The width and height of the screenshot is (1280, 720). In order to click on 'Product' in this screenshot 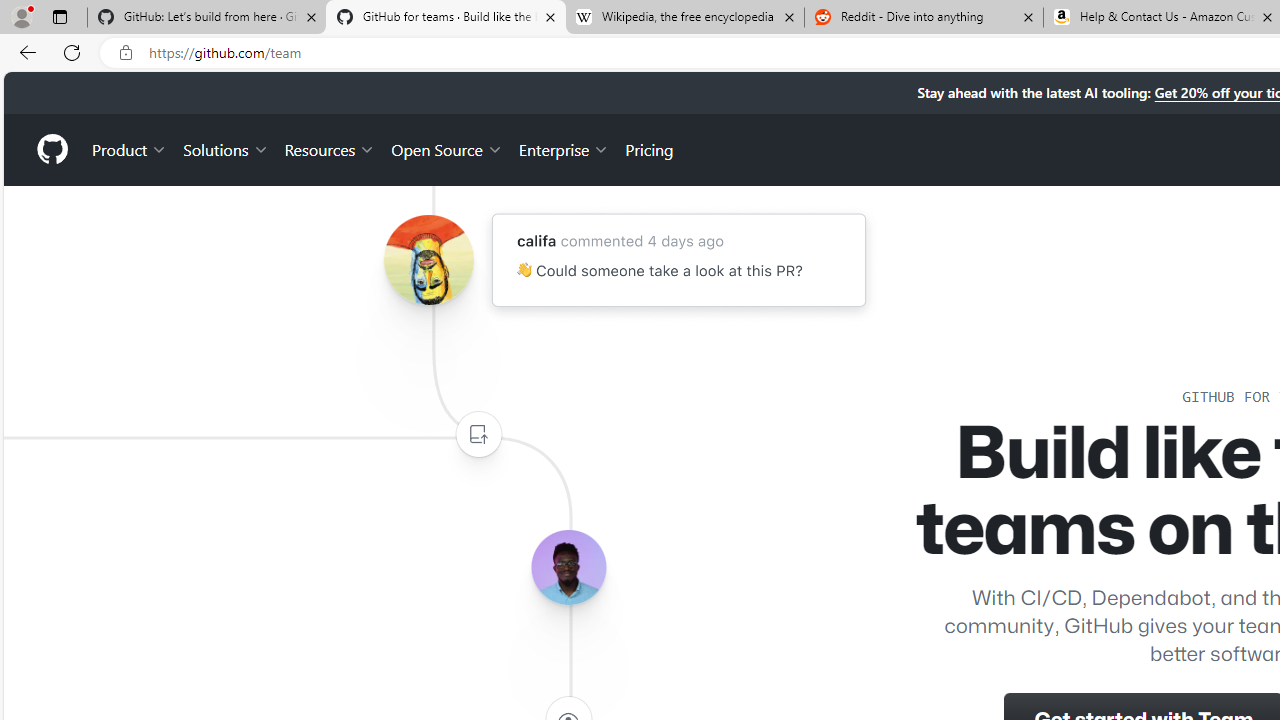, I will do `click(129, 148)`.